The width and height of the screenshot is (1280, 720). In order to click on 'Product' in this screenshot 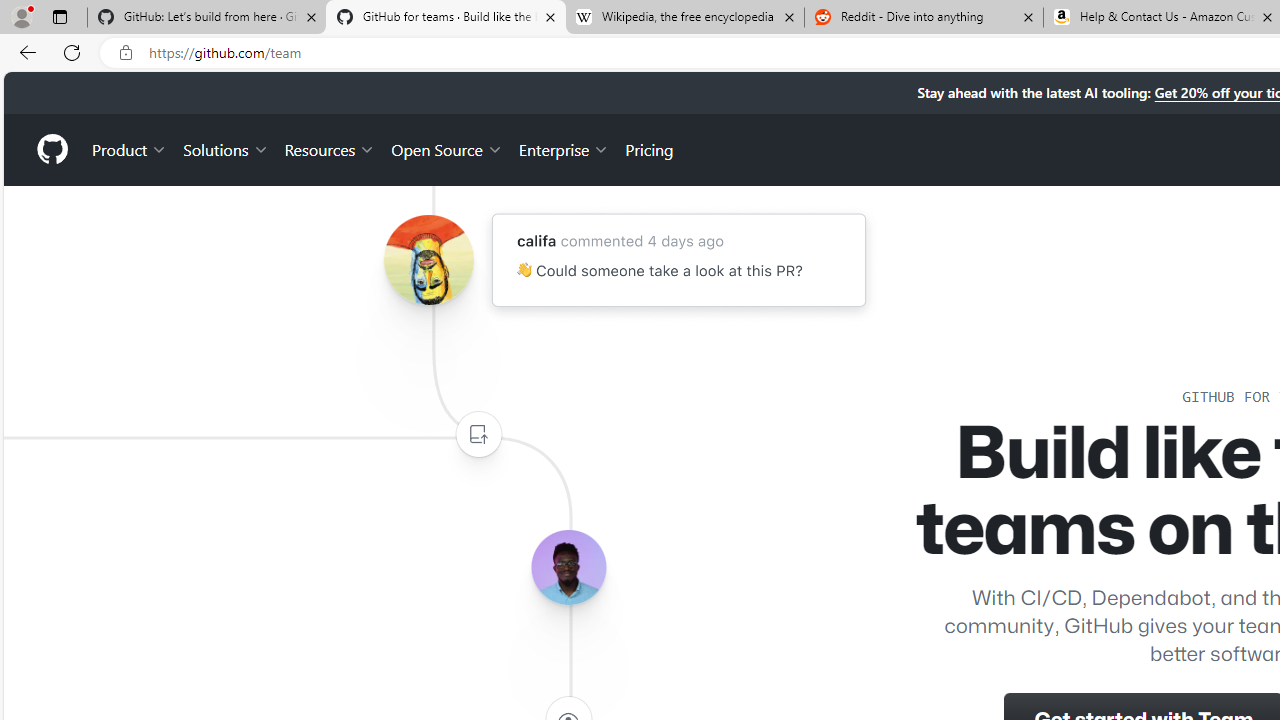, I will do `click(129, 148)`.